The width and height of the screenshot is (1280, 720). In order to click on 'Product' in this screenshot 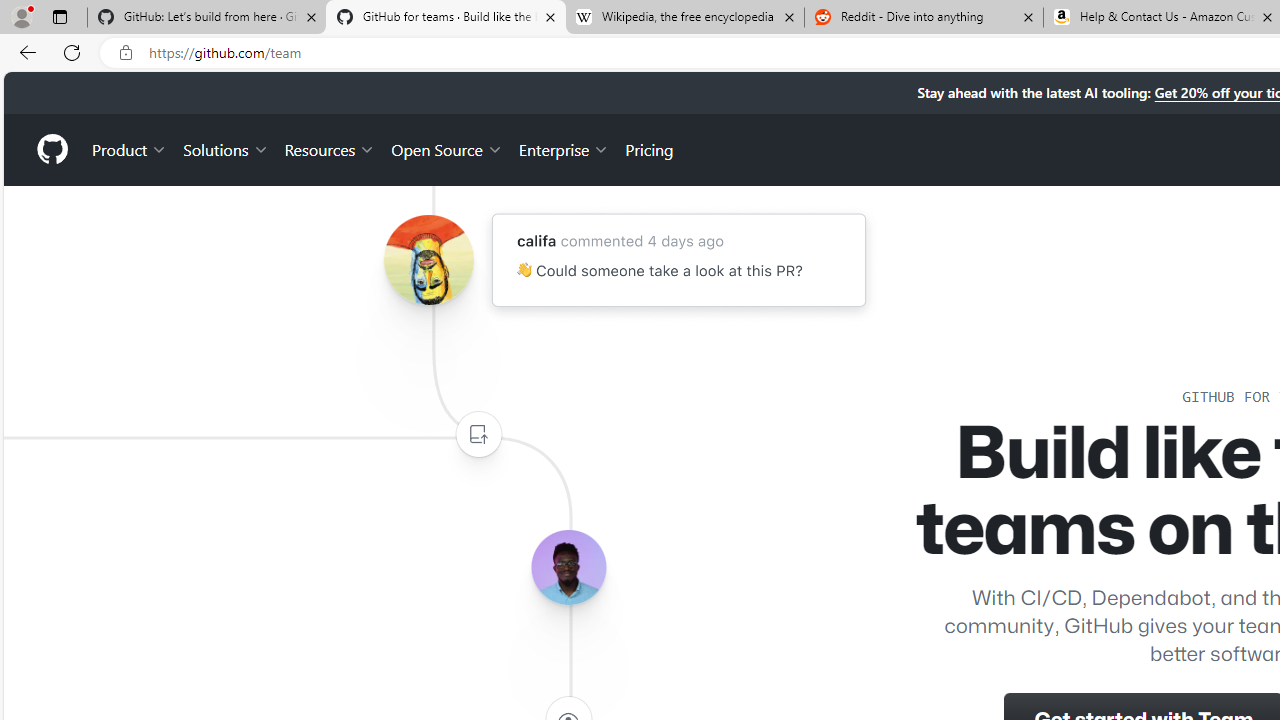, I will do `click(129, 148)`.